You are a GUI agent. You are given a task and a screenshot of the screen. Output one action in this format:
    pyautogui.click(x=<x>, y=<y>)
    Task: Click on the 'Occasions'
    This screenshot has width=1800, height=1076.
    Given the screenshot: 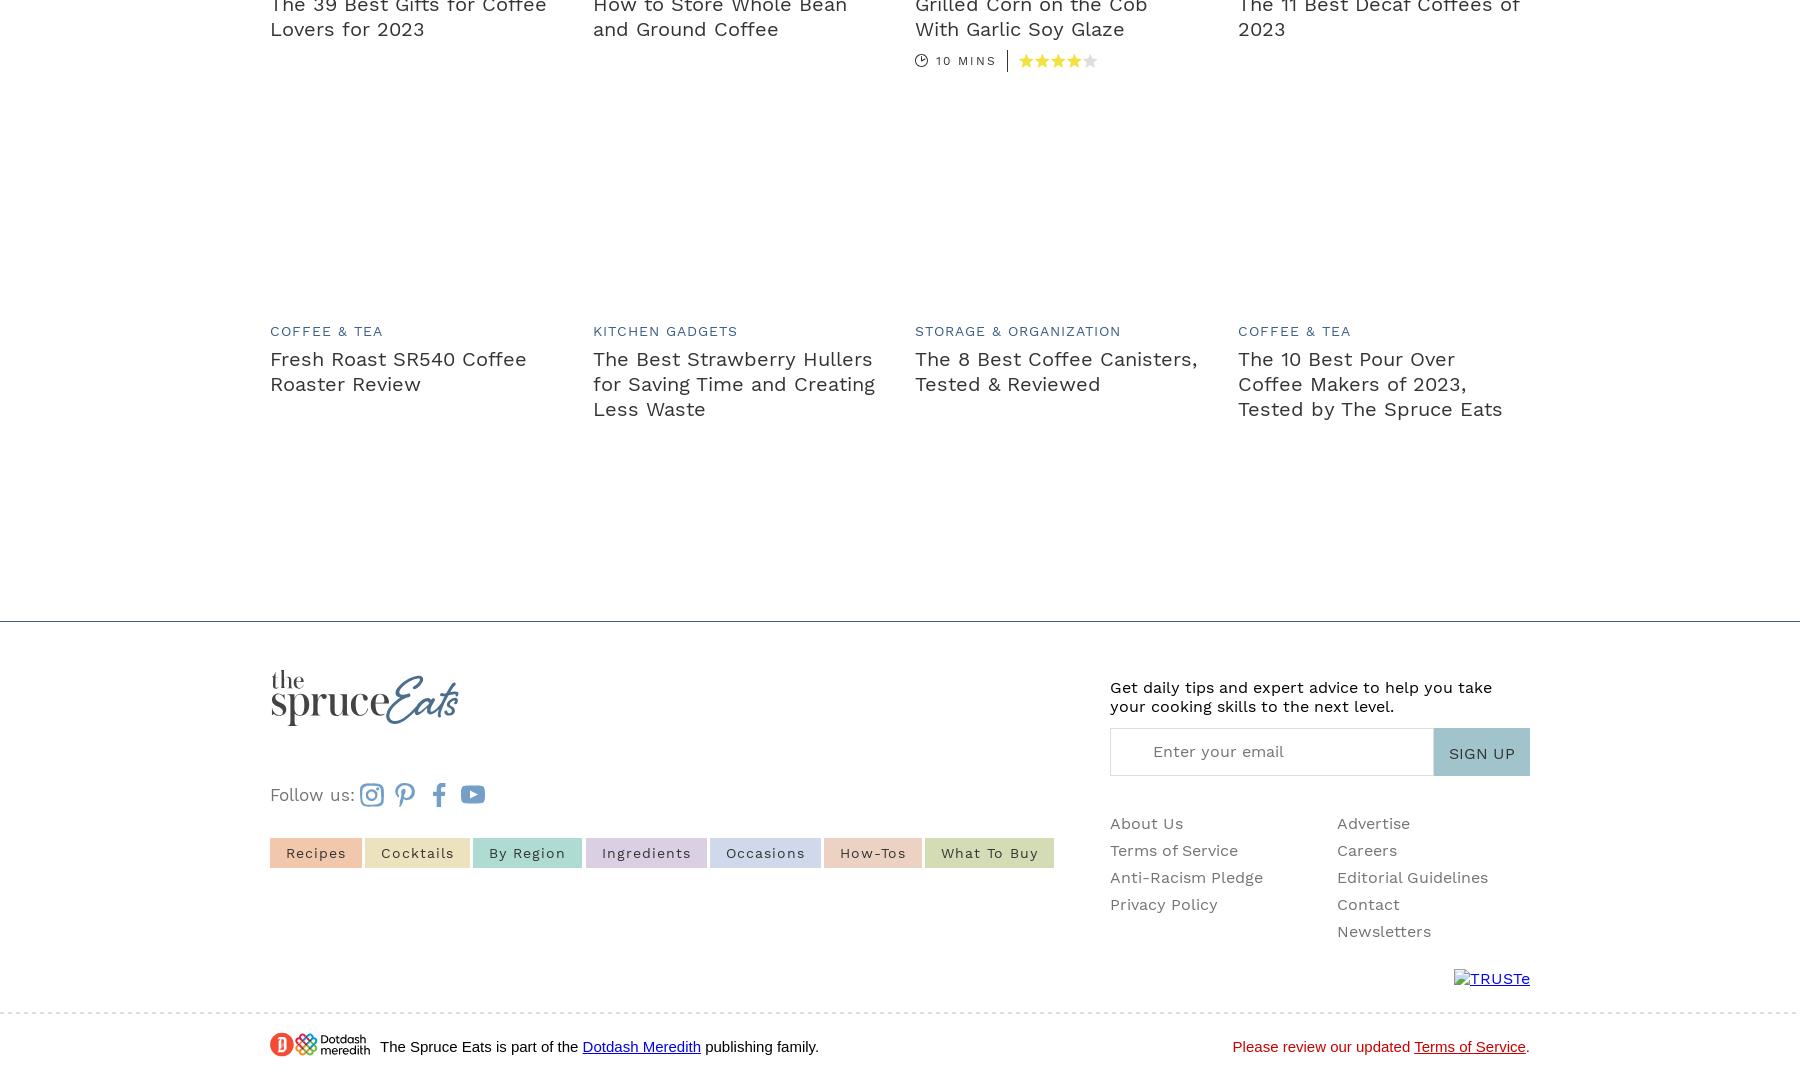 What is the action you would take?
    pyautogui.click(x=763, y=850)
    